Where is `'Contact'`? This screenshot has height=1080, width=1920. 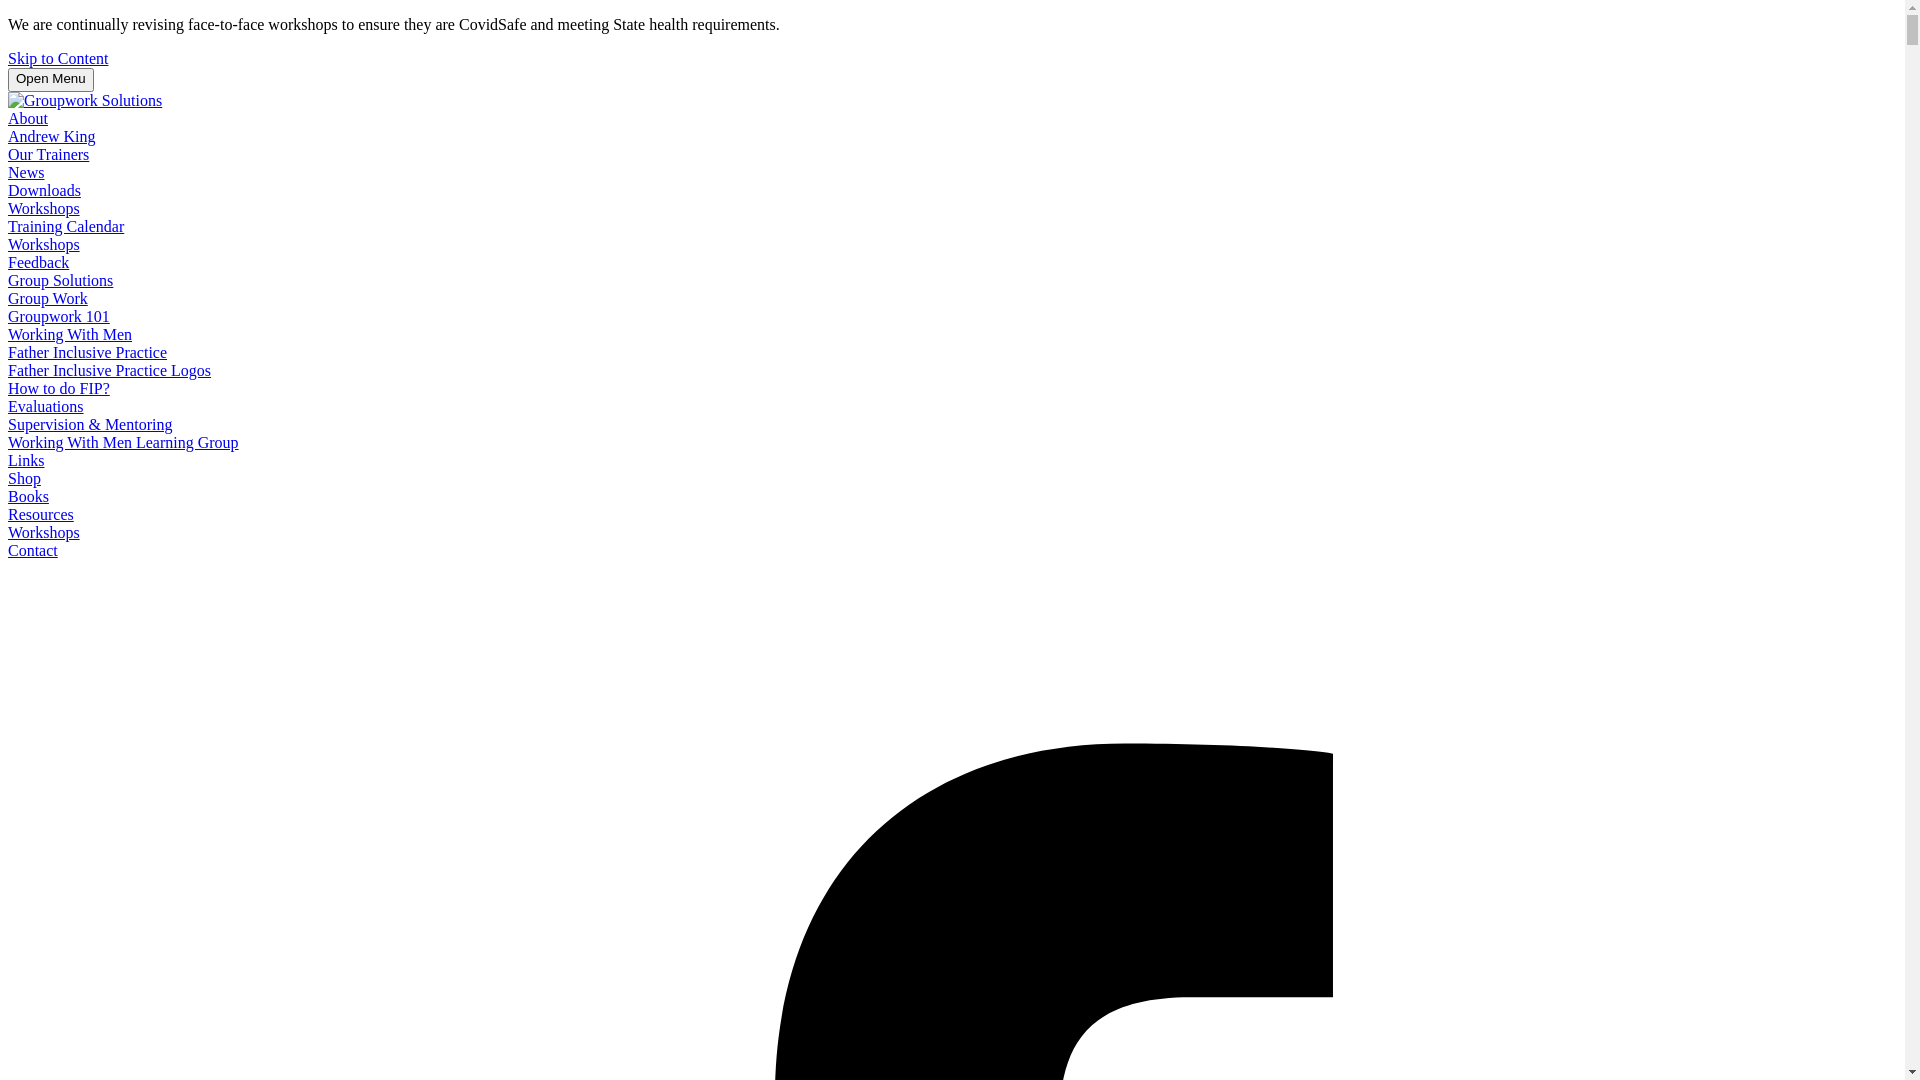 'Contact' is located at coordinates (8, 550).